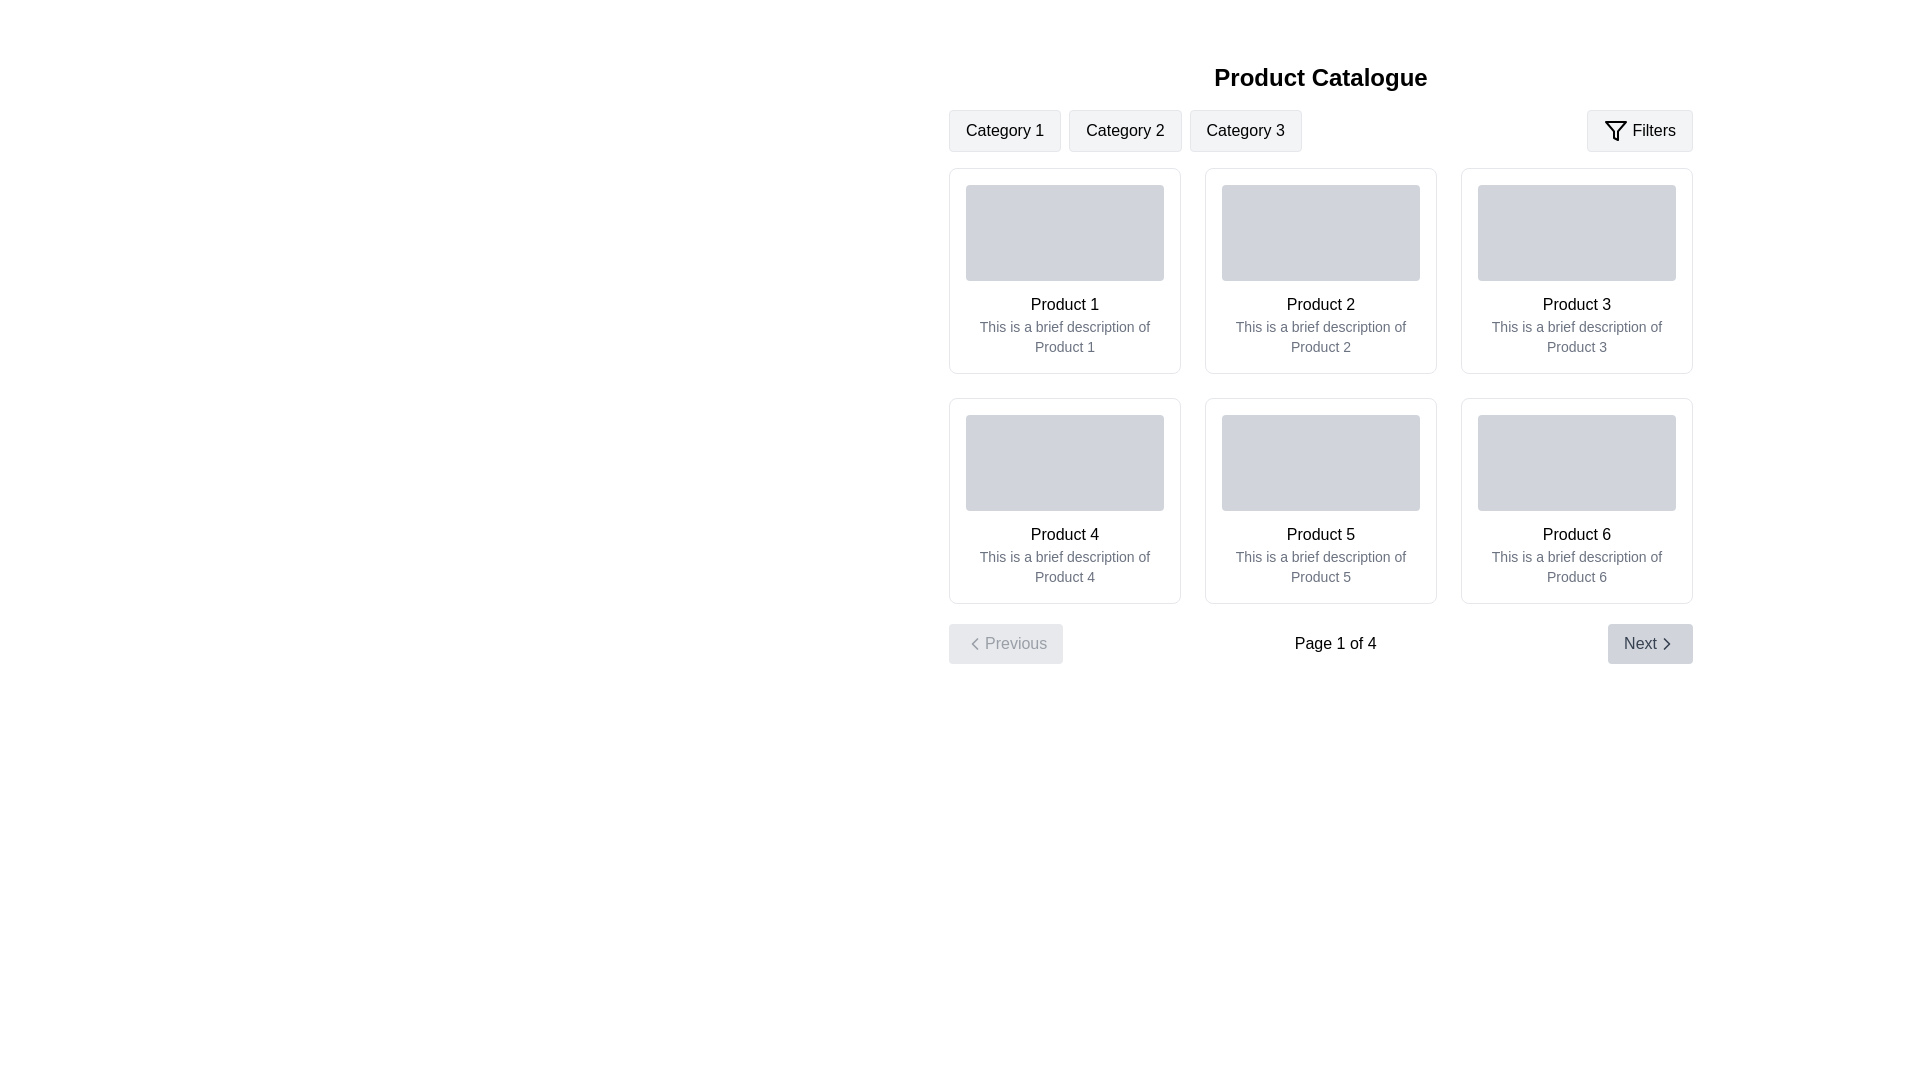 Image resolution: width=1920 pixels, height=1080 pixels. What do you see at coordinates (1576, 500) in the screenshot?
I see `the product display card located in the second row and third column of the grid layout, which serves as a visual placeholder for the product` at bounding box center [1576, 500].